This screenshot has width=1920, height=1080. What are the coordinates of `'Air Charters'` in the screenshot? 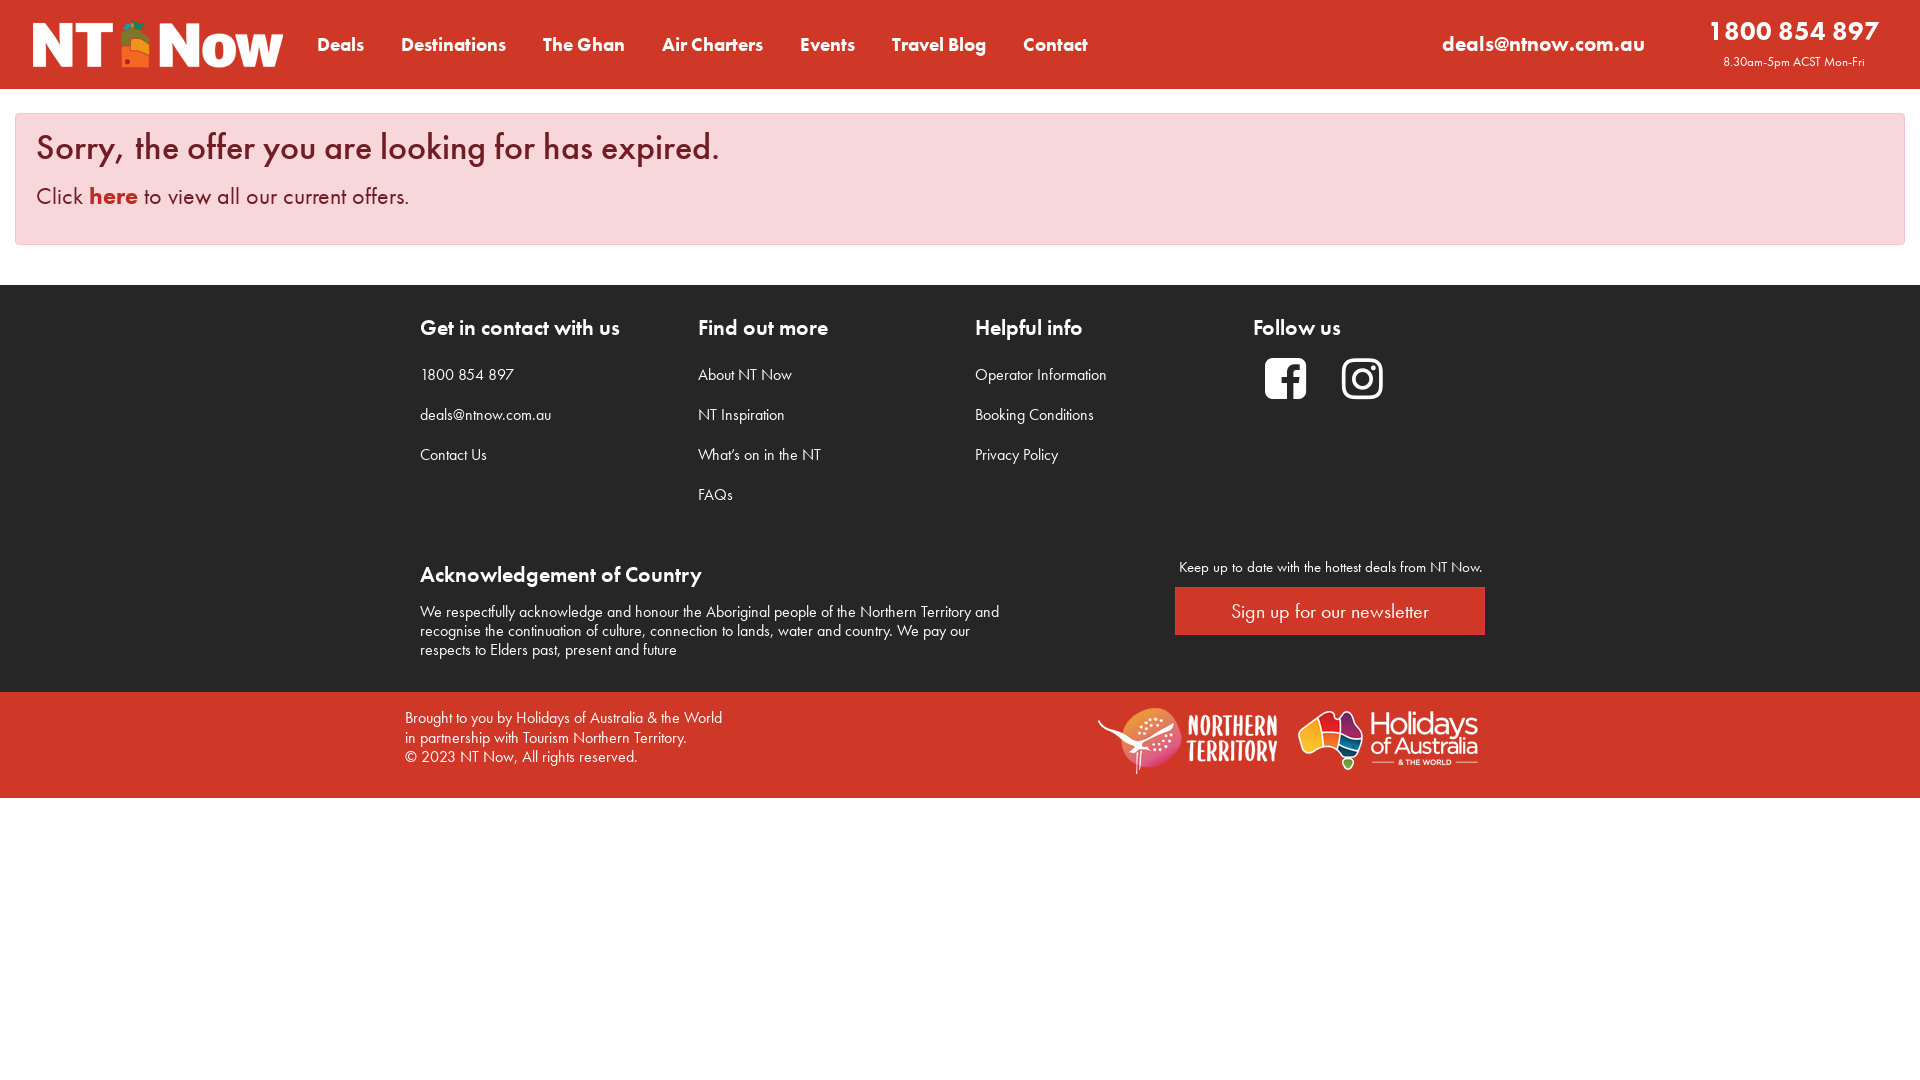 It's located at (712, 44).